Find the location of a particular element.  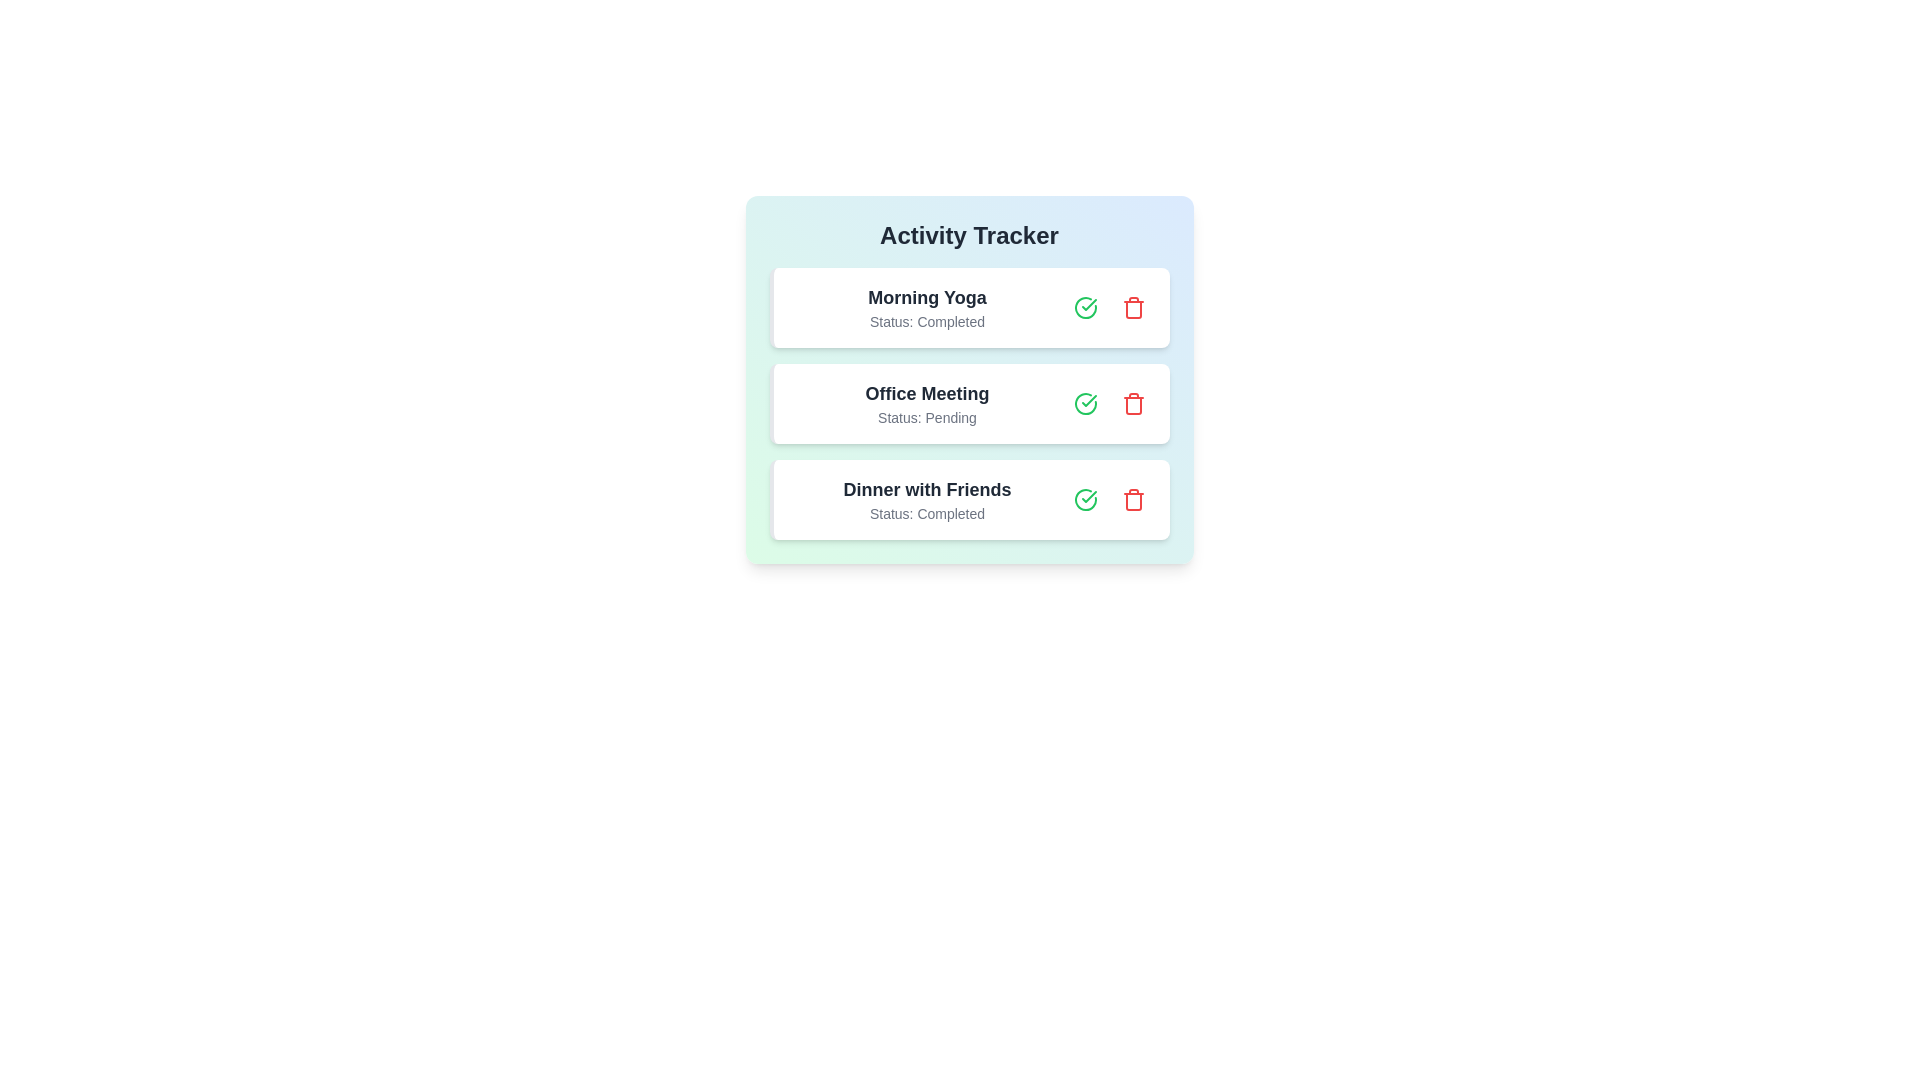

the green checkmark button for the activity Dinner with Friends is located at coordinates (1084, 499).